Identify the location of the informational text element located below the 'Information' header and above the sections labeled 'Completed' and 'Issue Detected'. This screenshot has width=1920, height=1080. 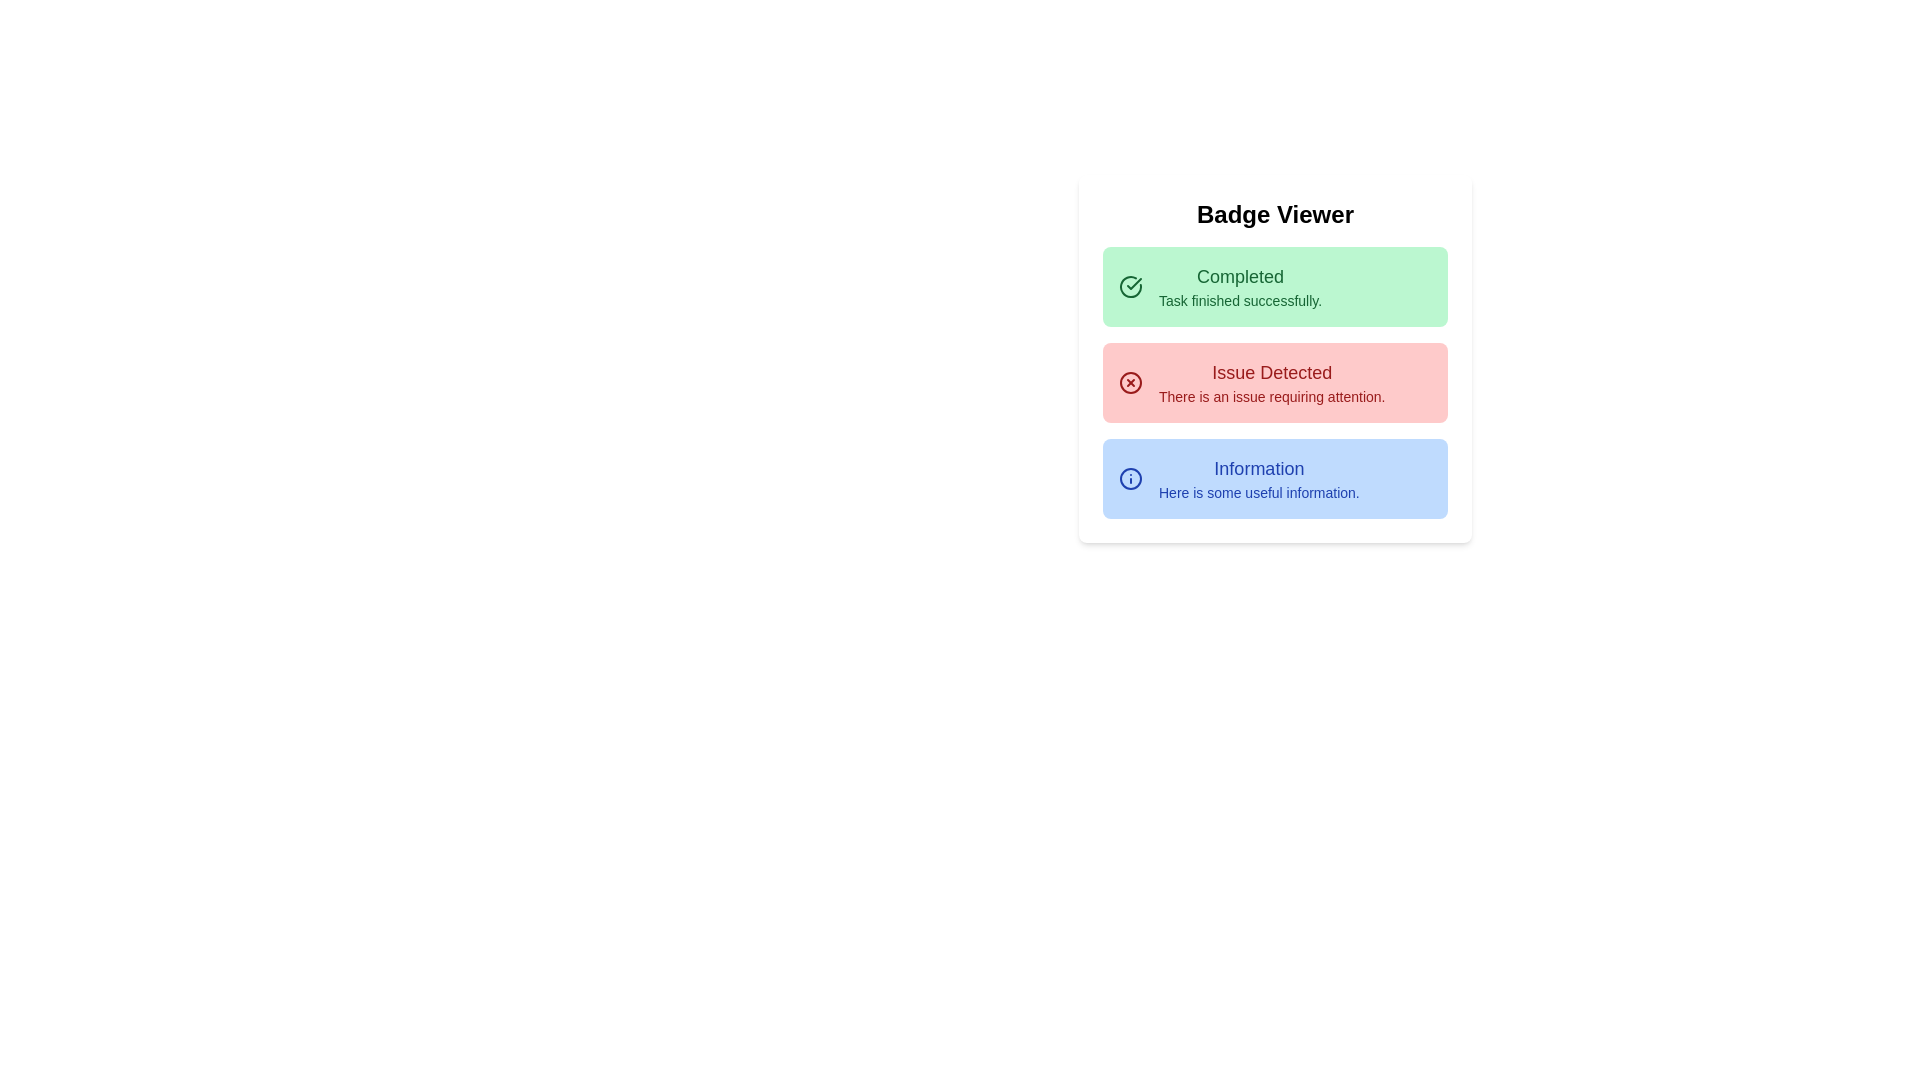
(1258, 493).